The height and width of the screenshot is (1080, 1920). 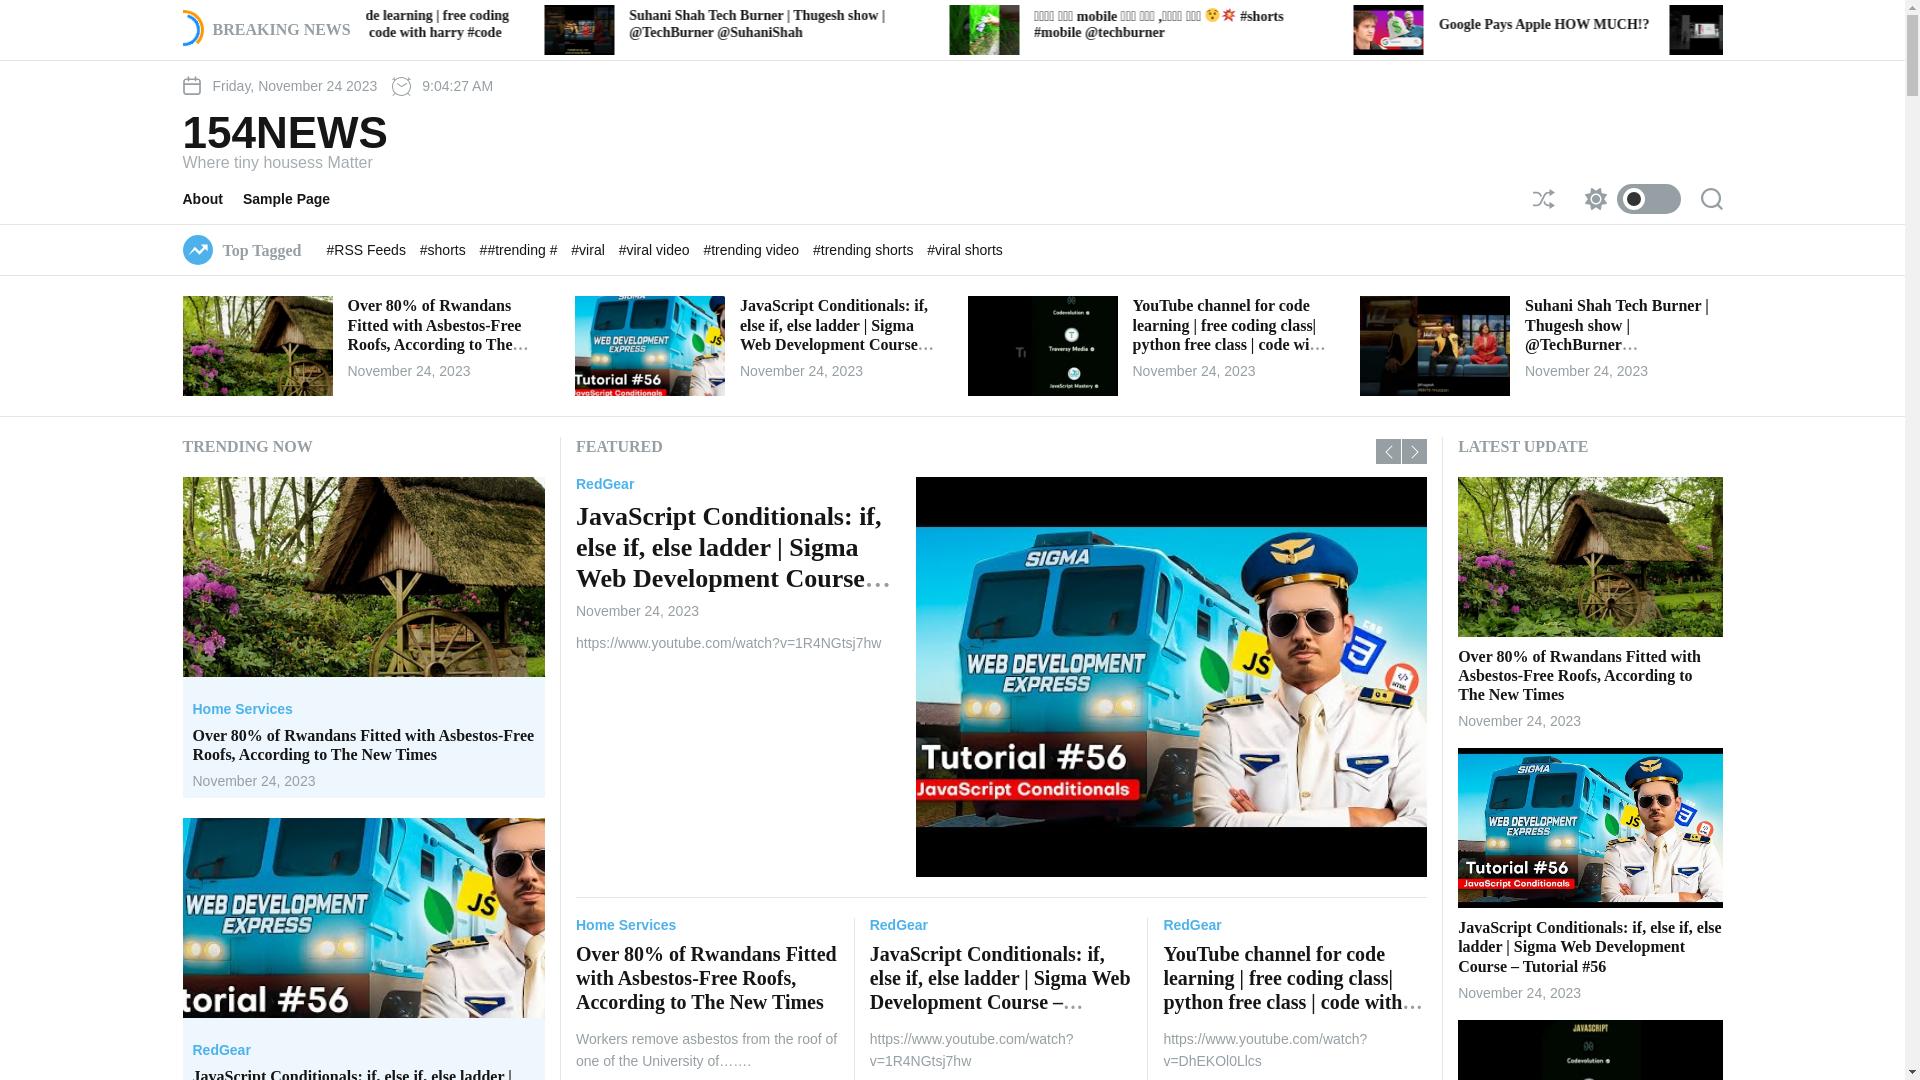 I want to click on '#viral video', so click(x=656, y=249).